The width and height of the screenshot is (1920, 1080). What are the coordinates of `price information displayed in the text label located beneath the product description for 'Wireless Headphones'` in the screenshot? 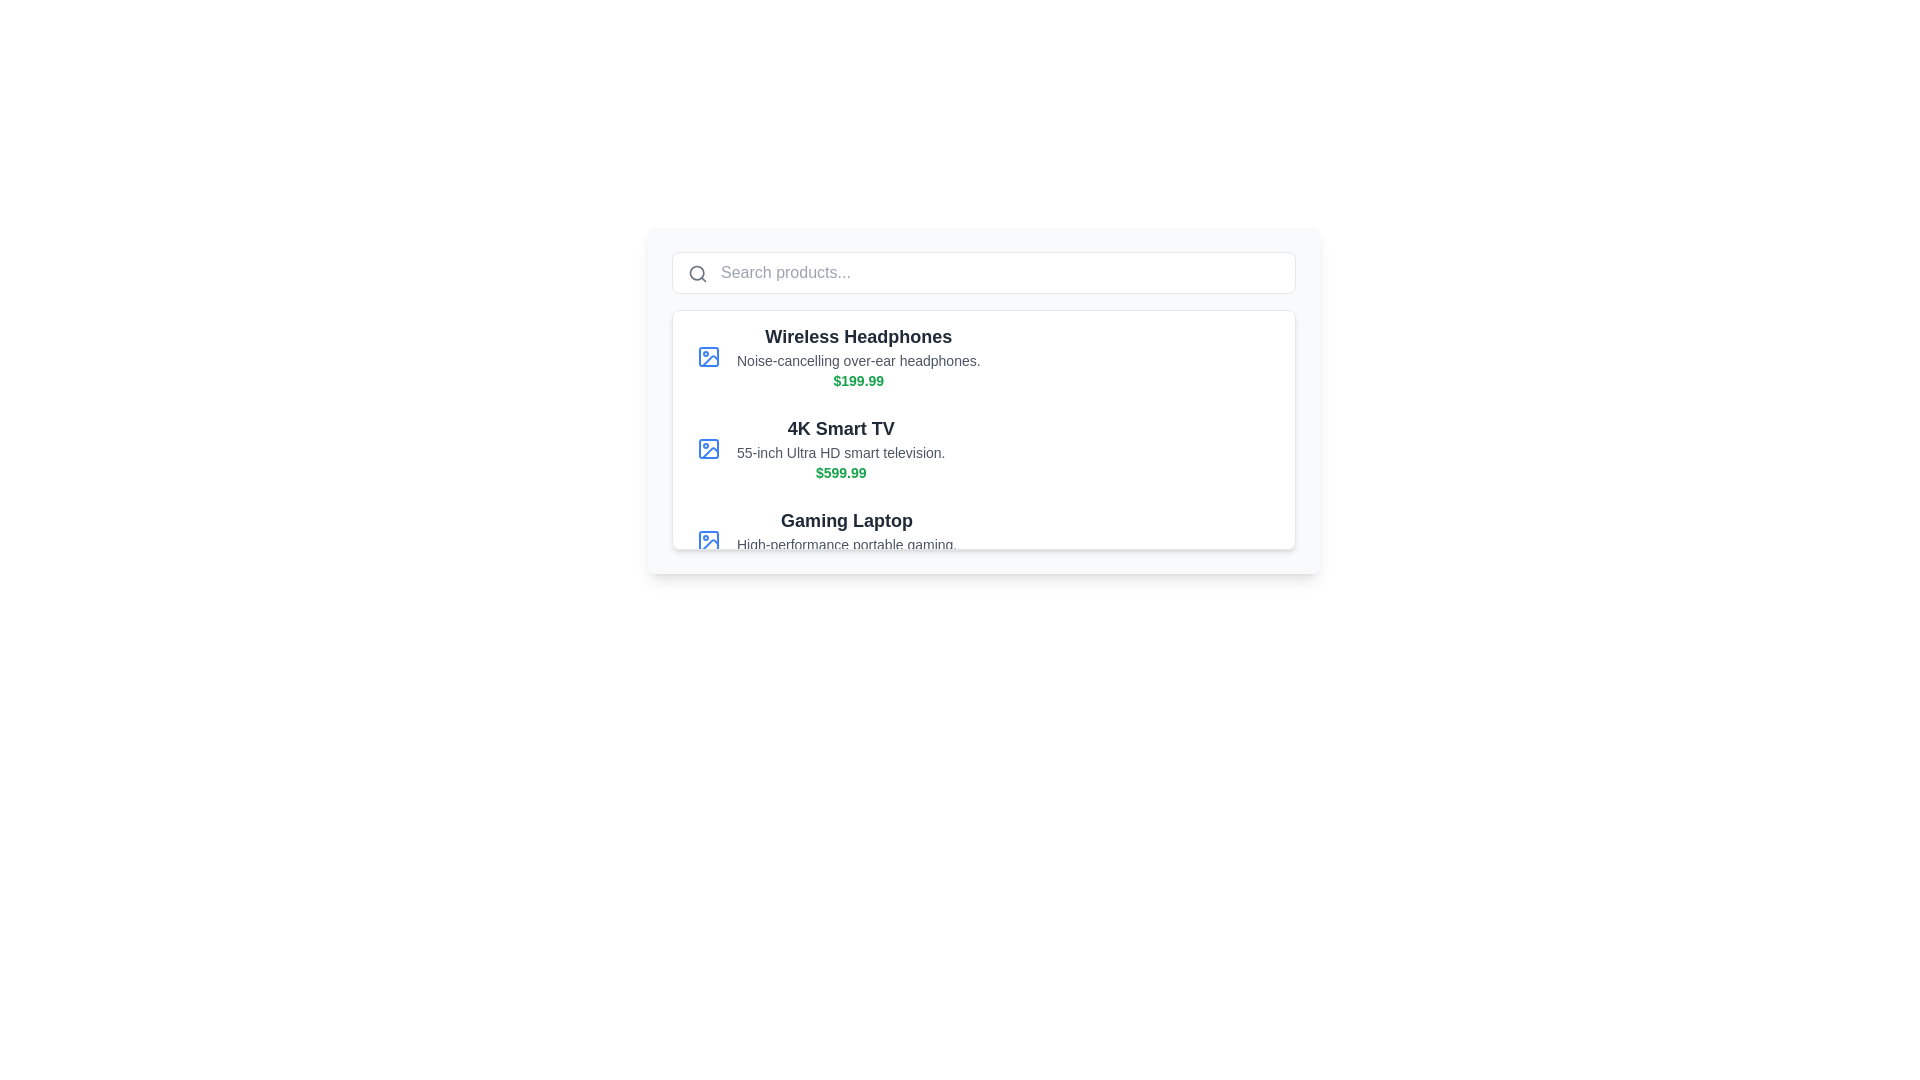 It's located at (858, 381).